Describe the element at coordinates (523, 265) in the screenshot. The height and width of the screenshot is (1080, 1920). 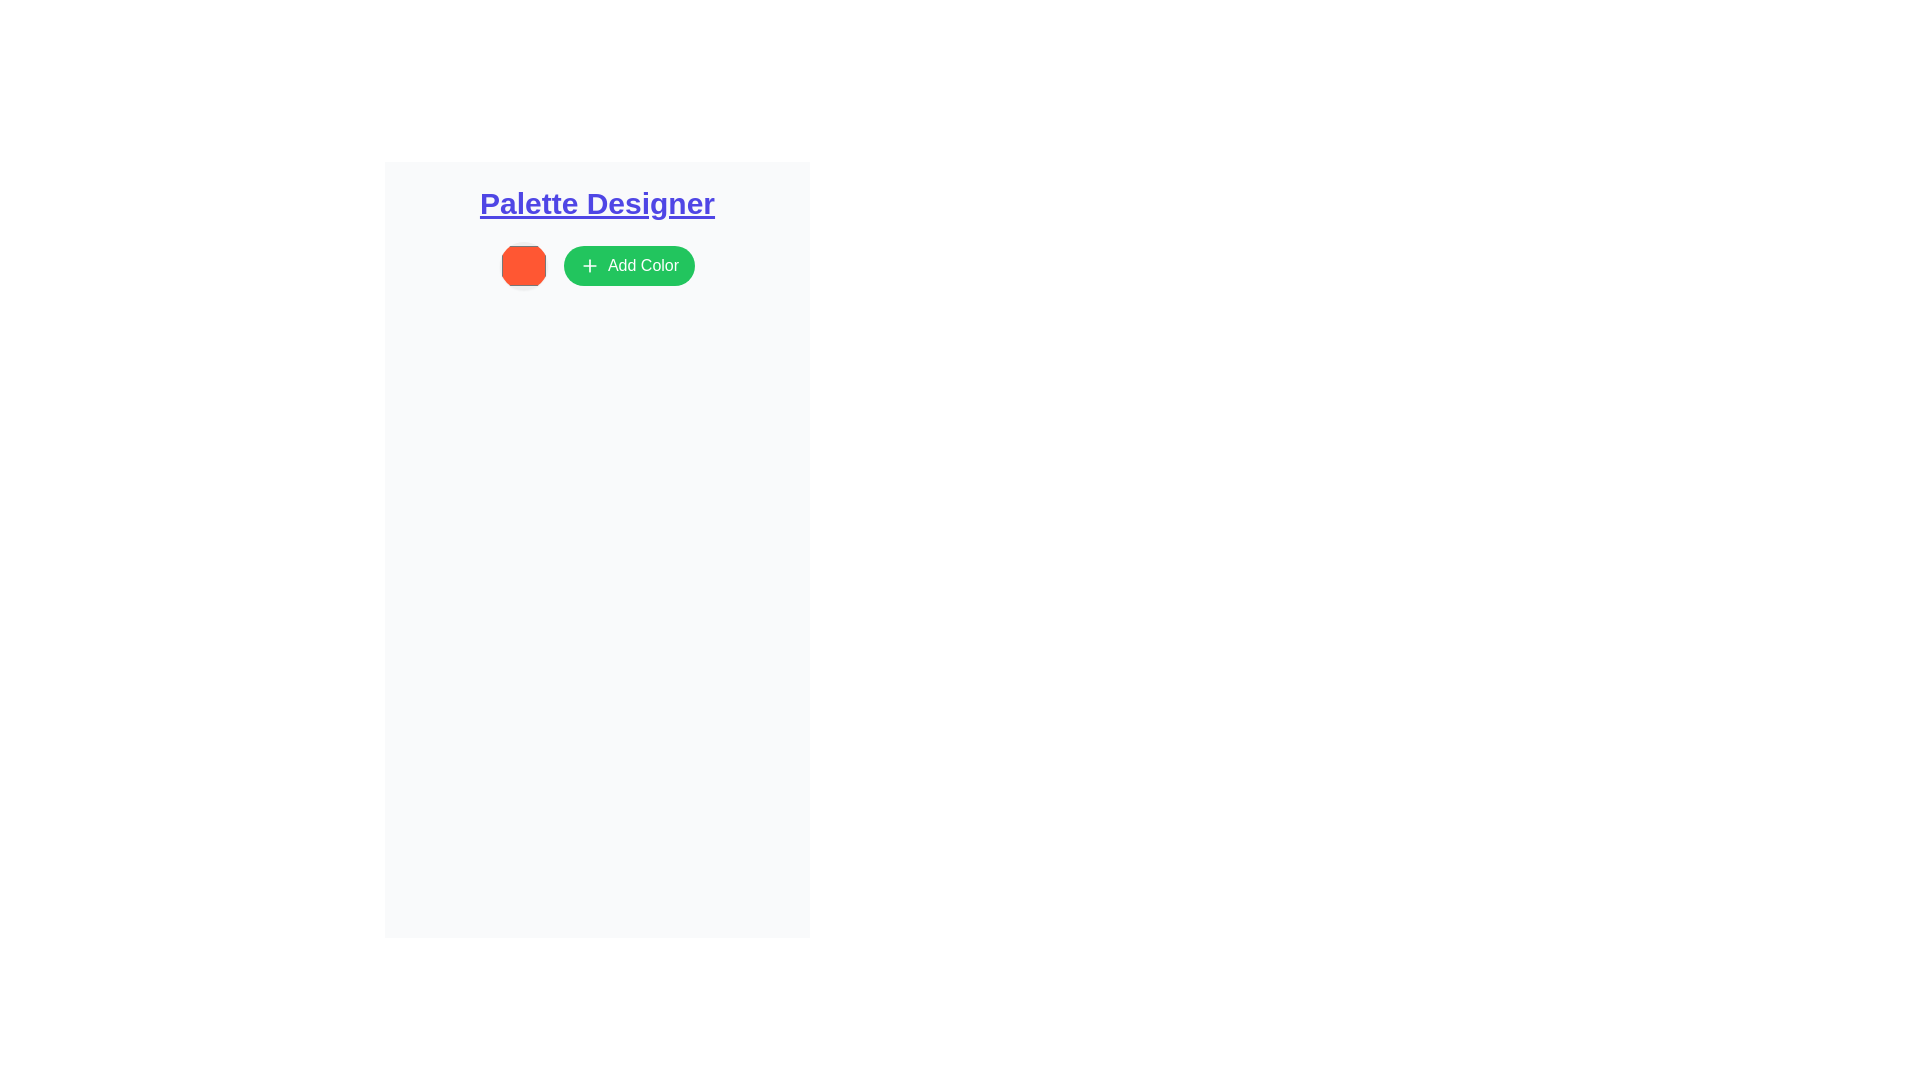
I see `the color picker widget located to the left of the 'Add Color' button in the 'Palette Designer' section` at that location.